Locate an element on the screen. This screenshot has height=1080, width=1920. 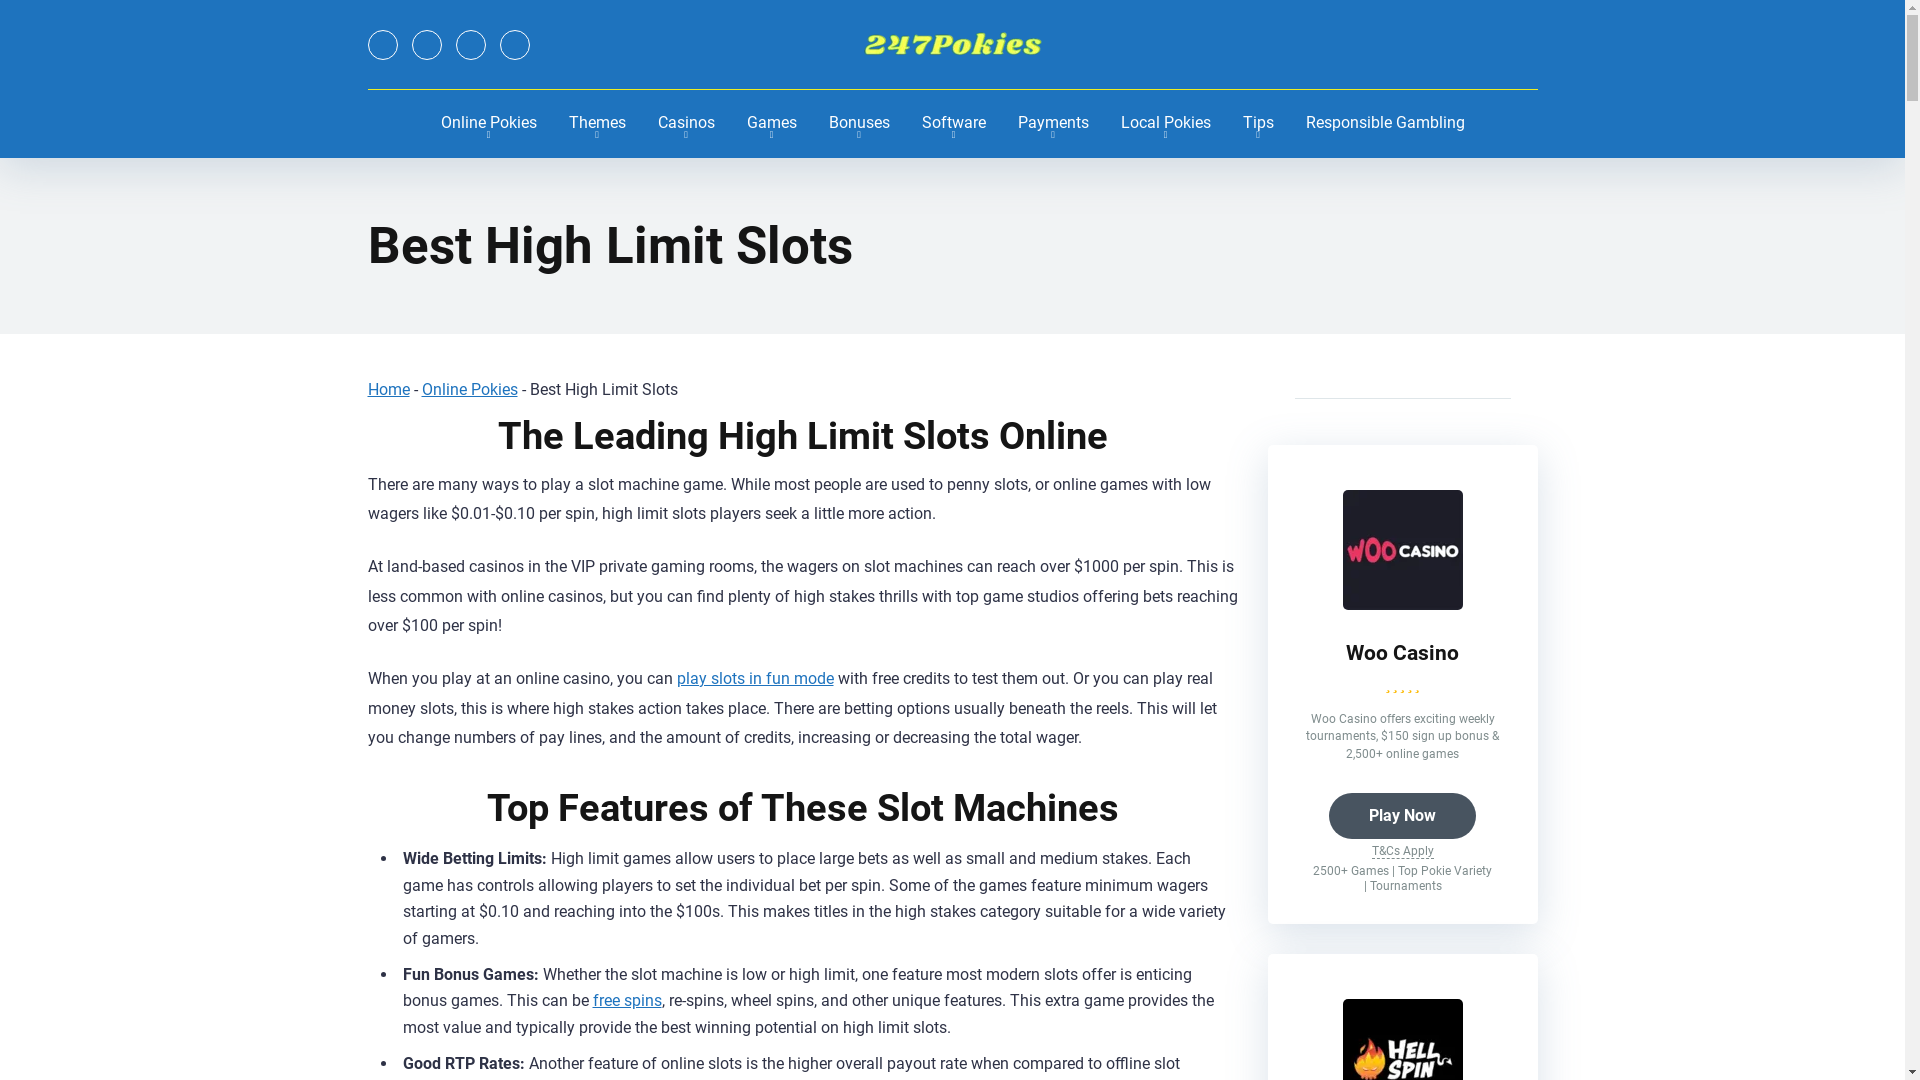
'Themes' is located at coordinates (552, 123).